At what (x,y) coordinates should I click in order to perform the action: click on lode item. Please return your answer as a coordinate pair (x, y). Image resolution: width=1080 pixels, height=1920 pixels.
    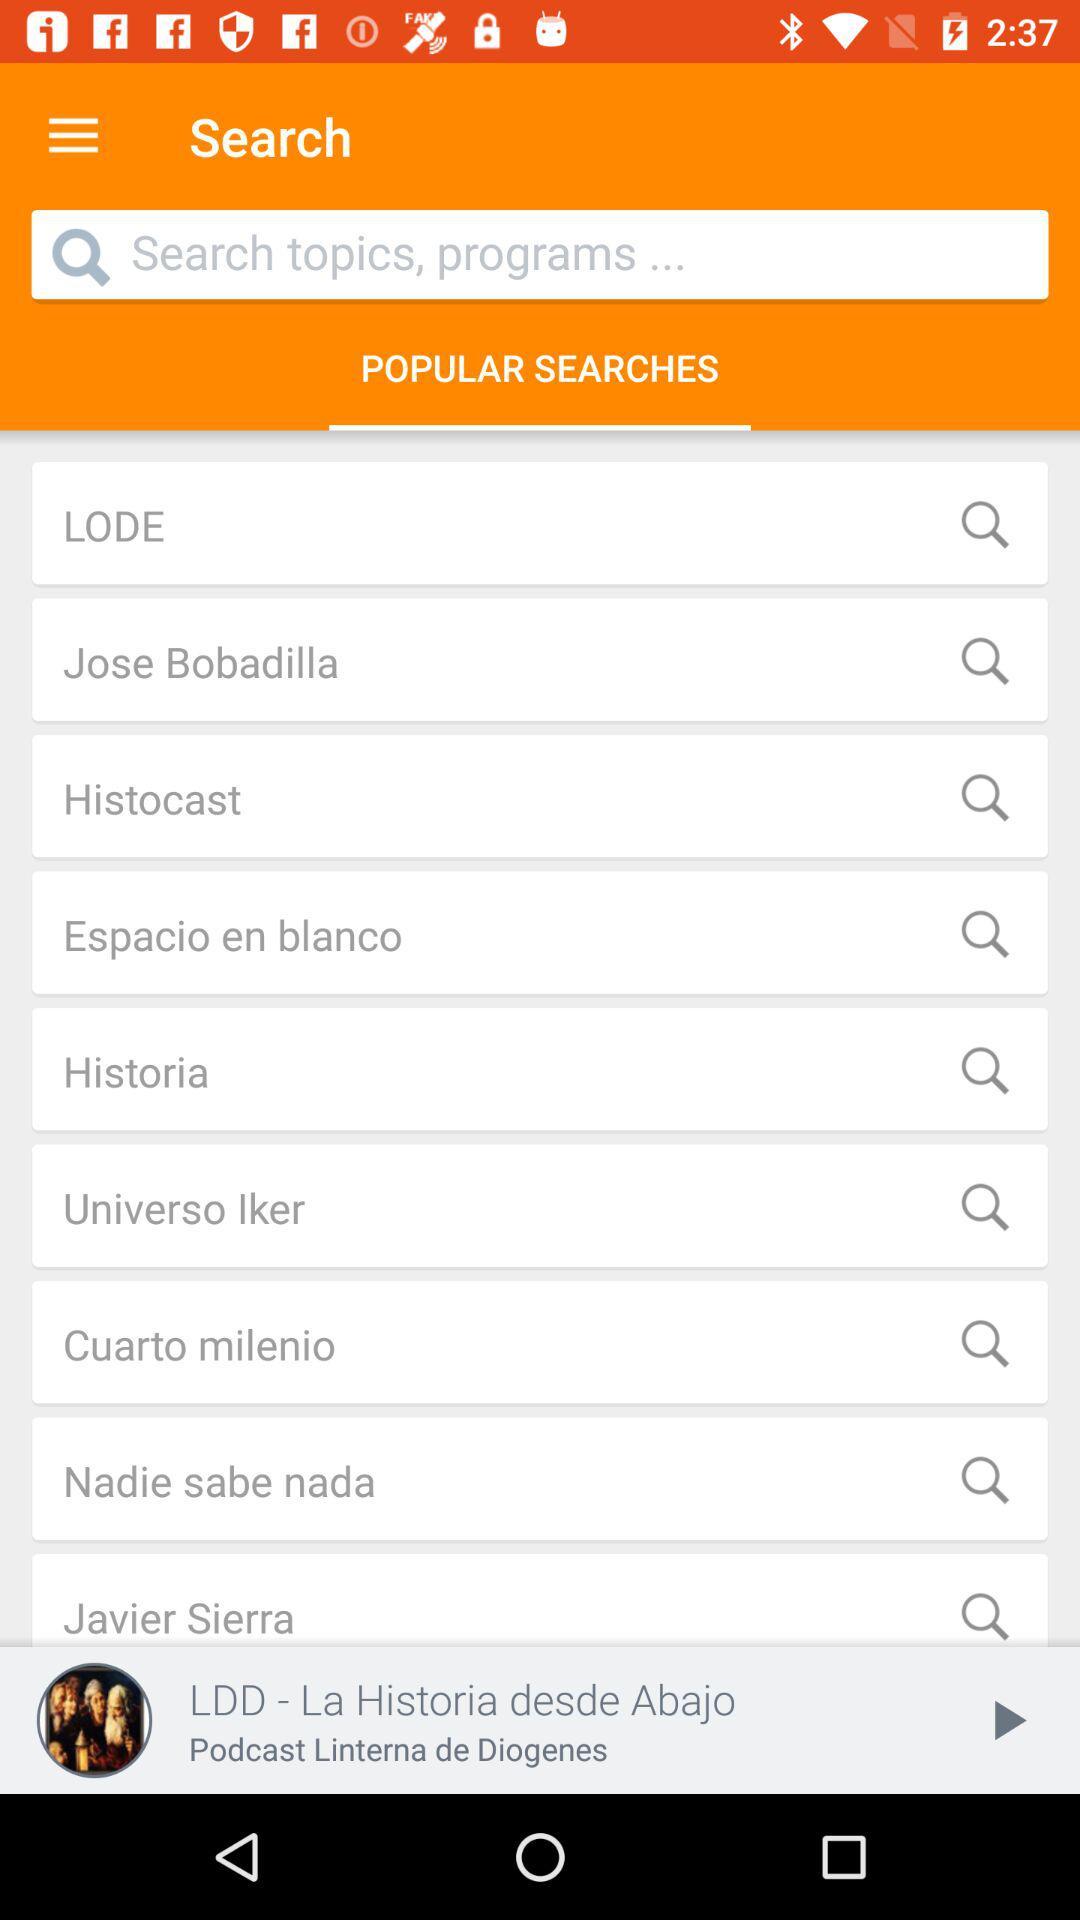
    Looking at the image, I should click on (540, 524).